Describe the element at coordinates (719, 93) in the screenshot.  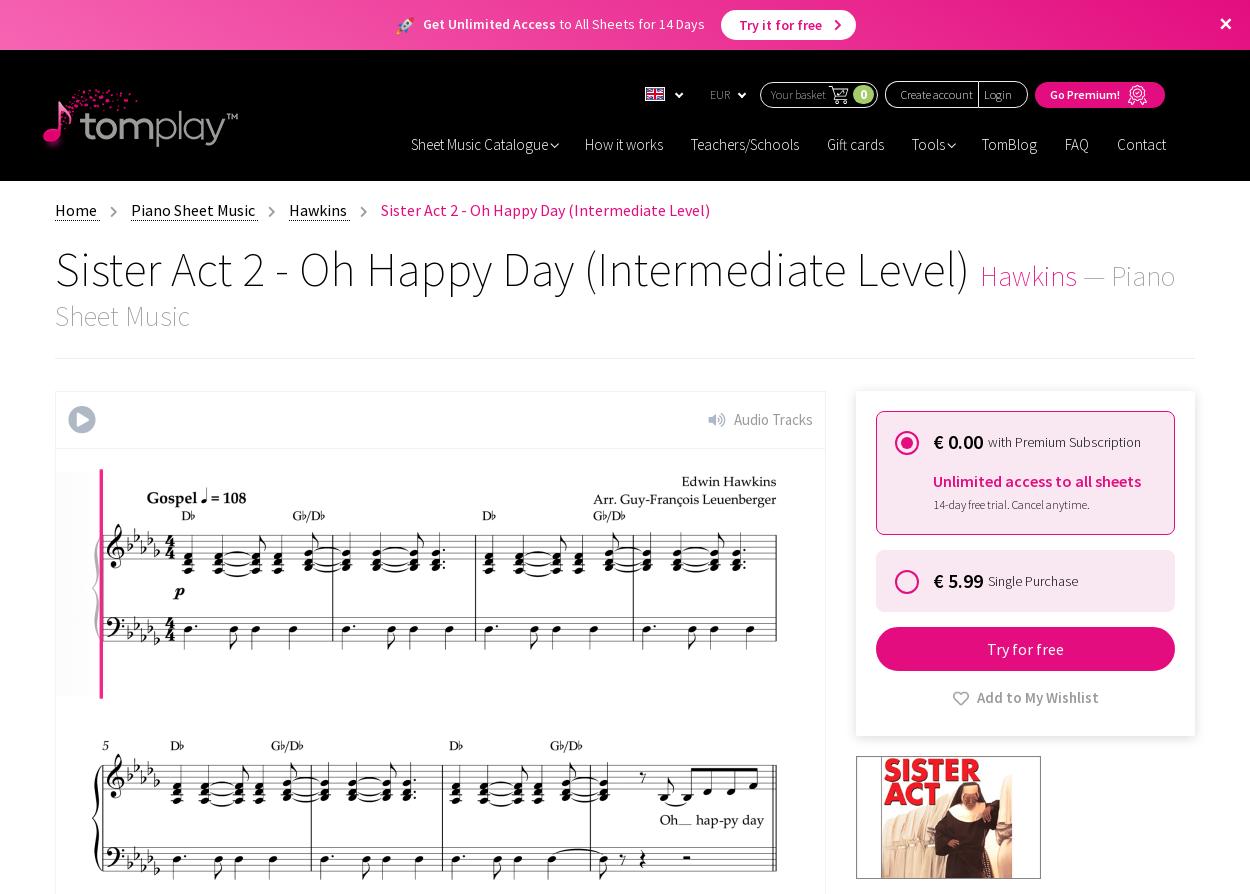
I see `'EUR'` at that location.